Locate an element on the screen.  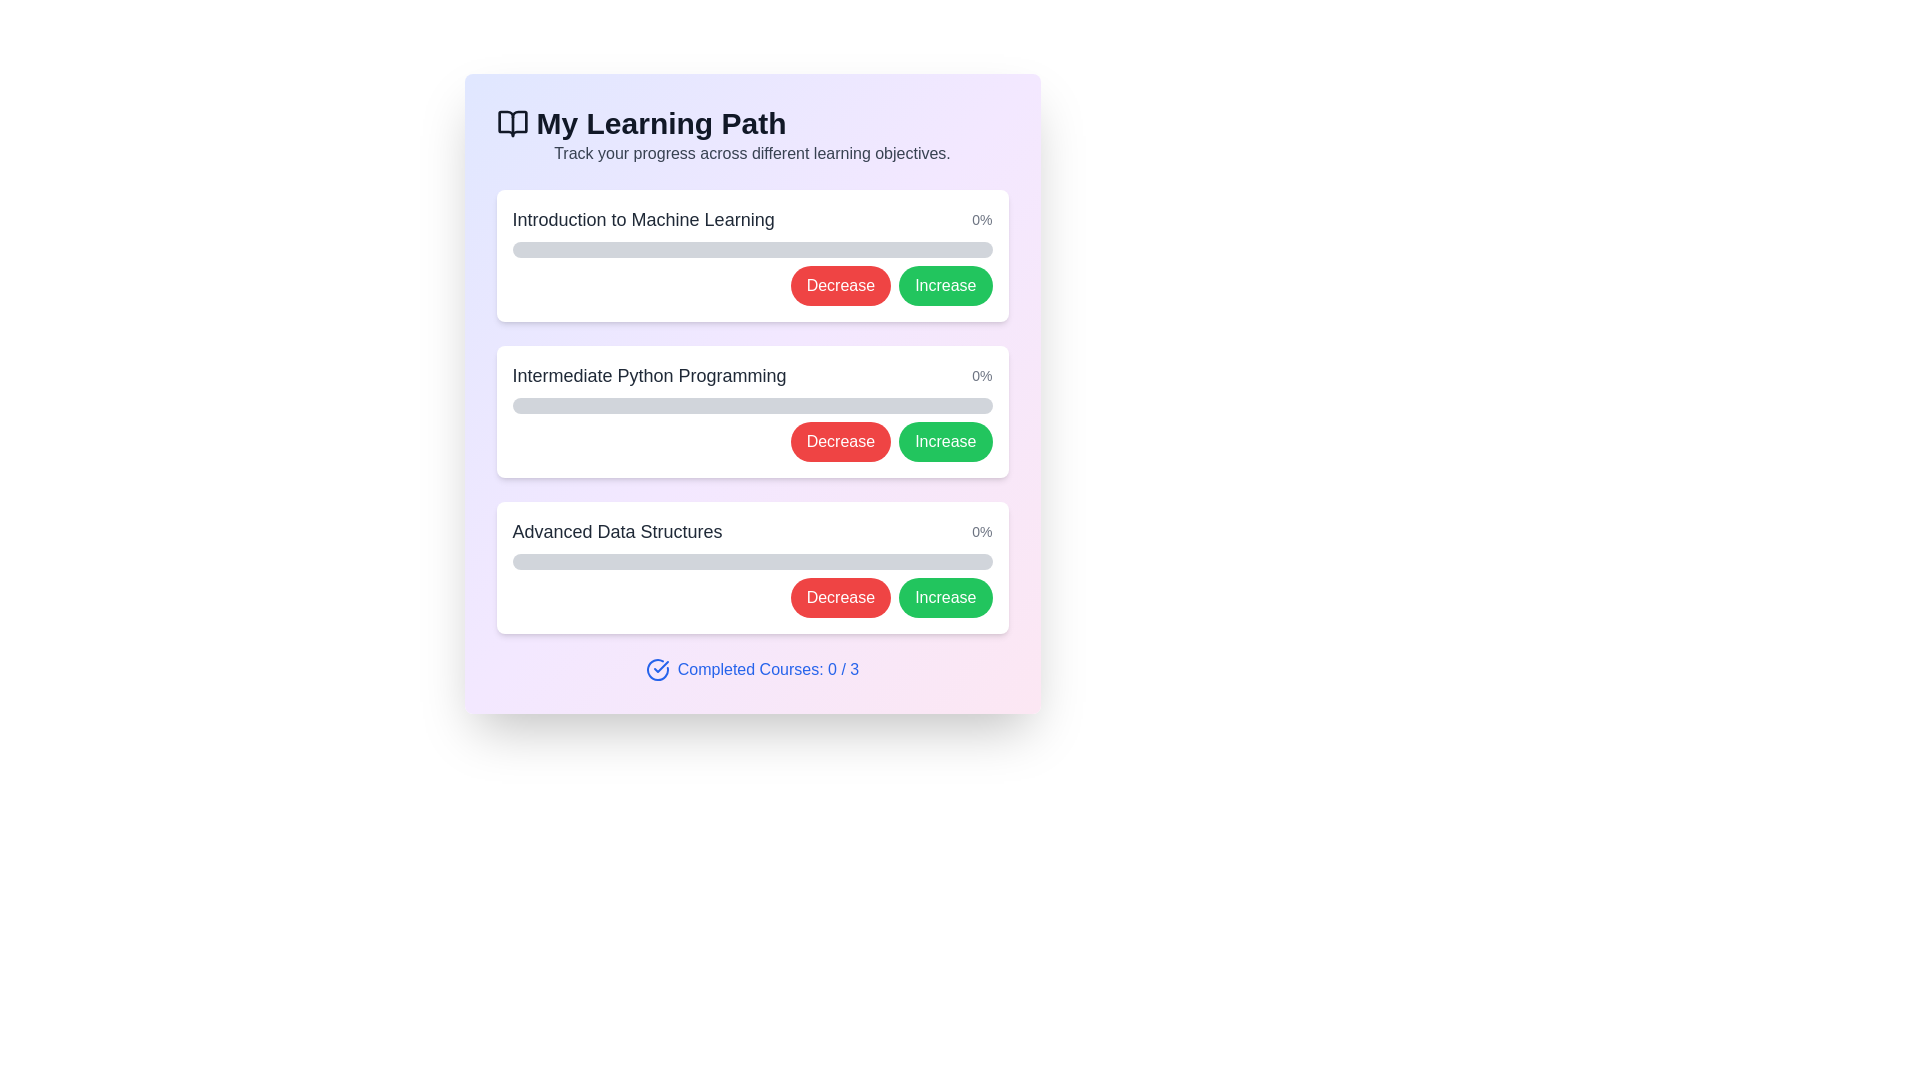
the header text element displaying 'Intermediate Python Programming' and its progress '0%', which is located at the top of the second course entry in a vertical list is located at coordinates (751, 375).